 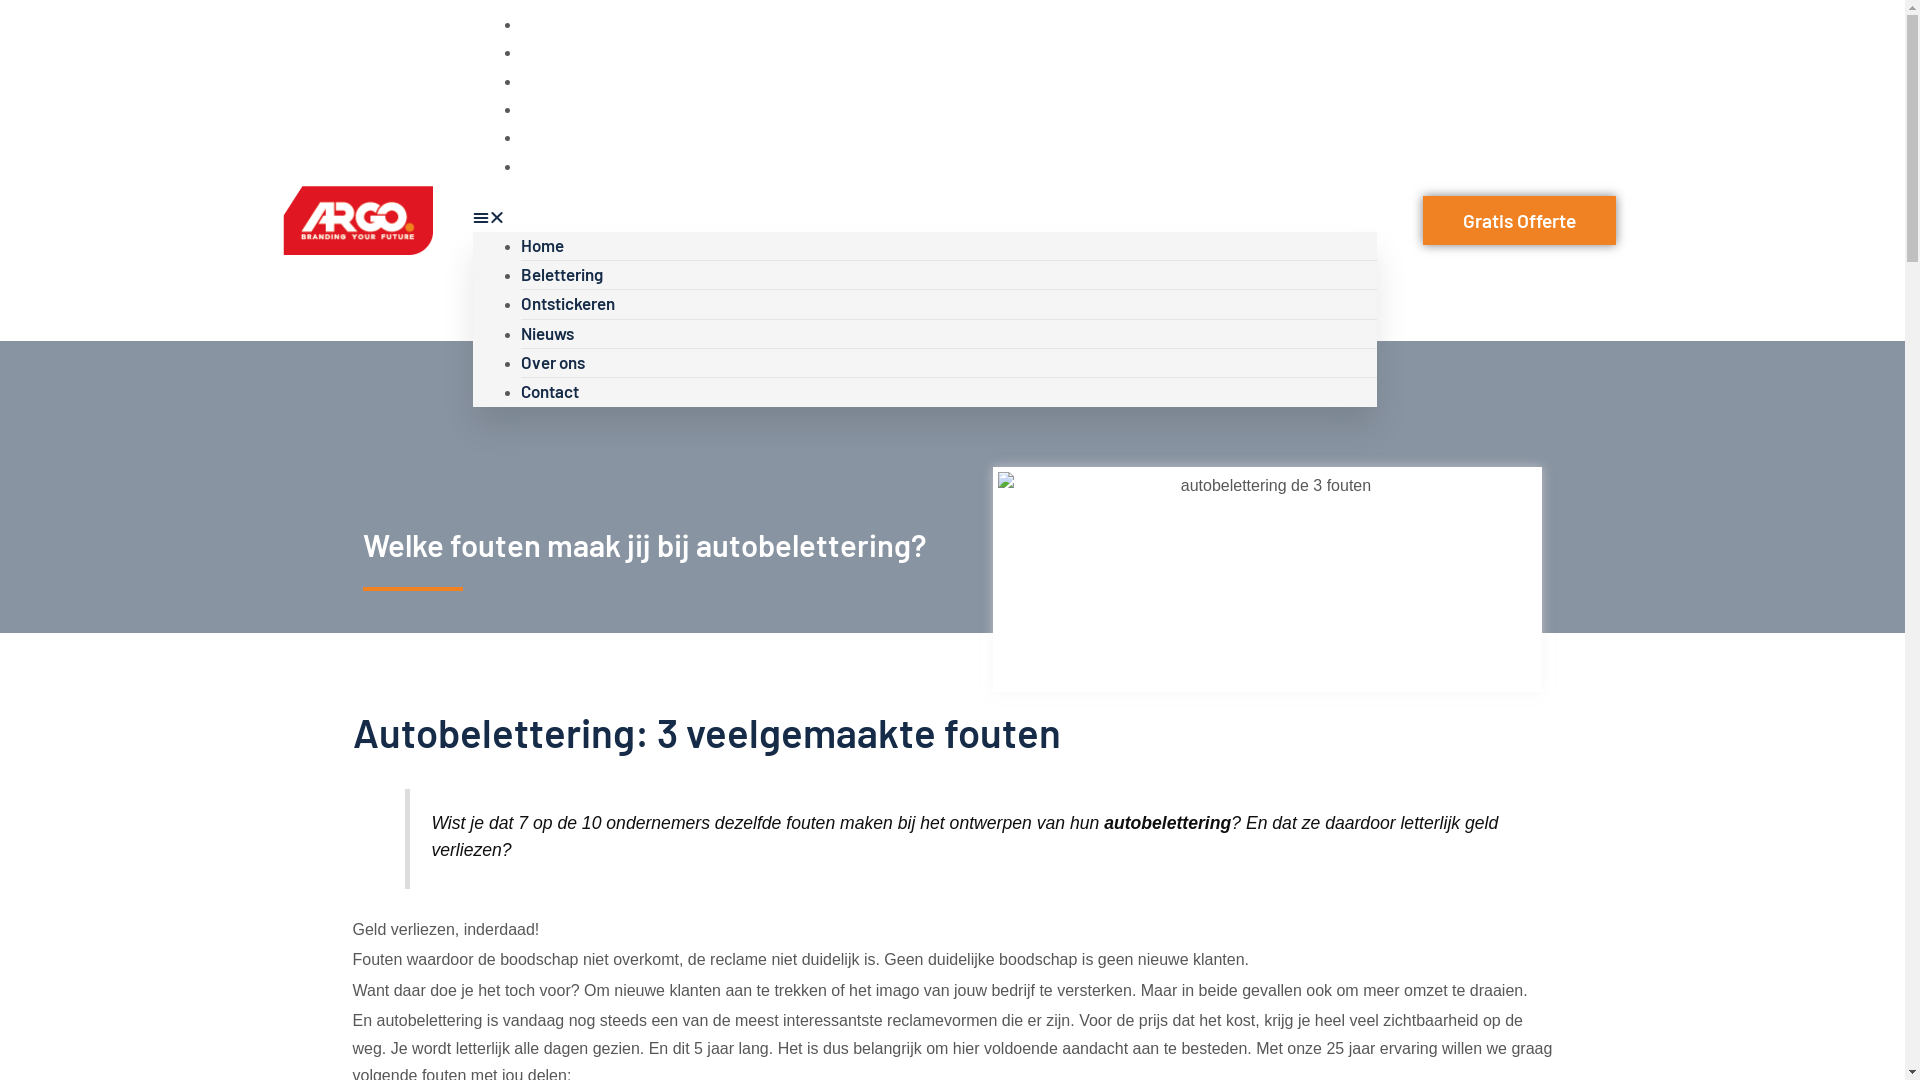 What do you see at coordinates (519, 79) in the screenshot?
I see `'Ontstickeren'` at bounding box center [519, 79].